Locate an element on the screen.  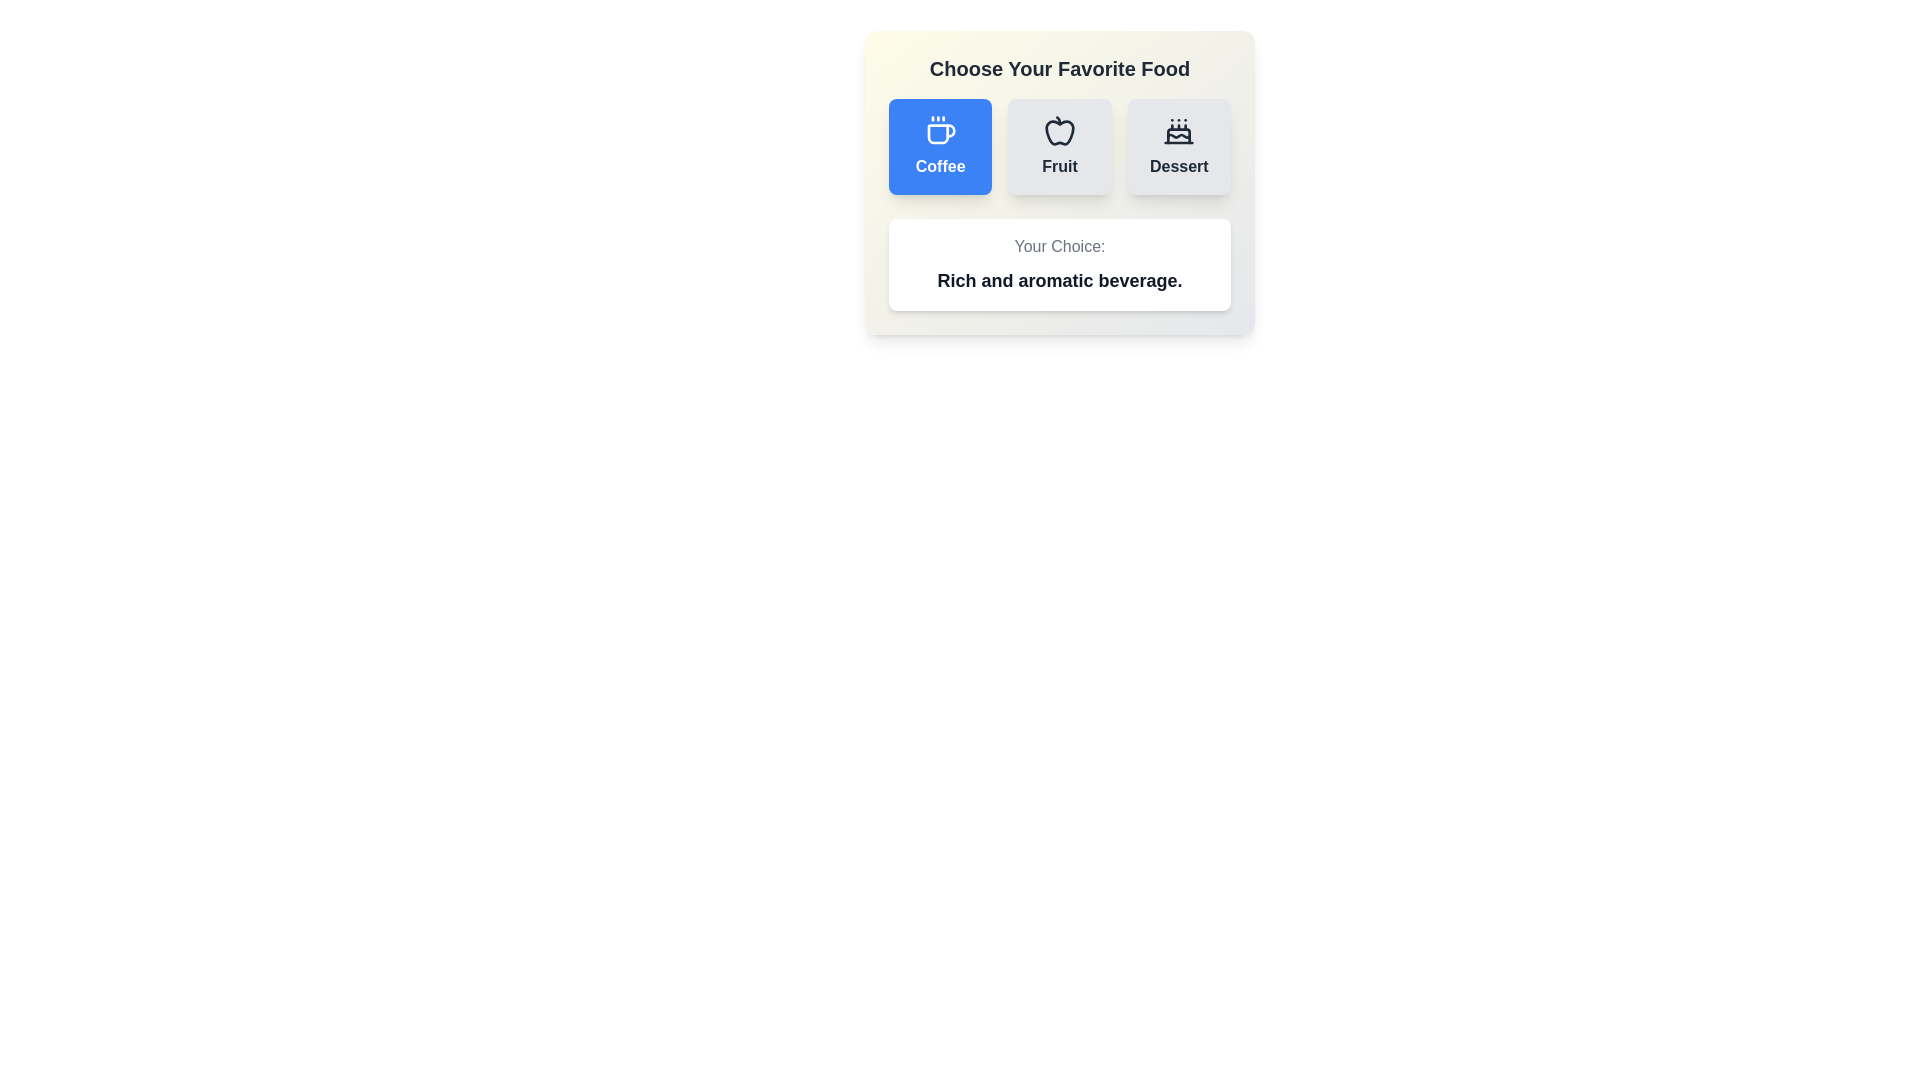
the food option Fruit is located at coordinates (1059, 145).